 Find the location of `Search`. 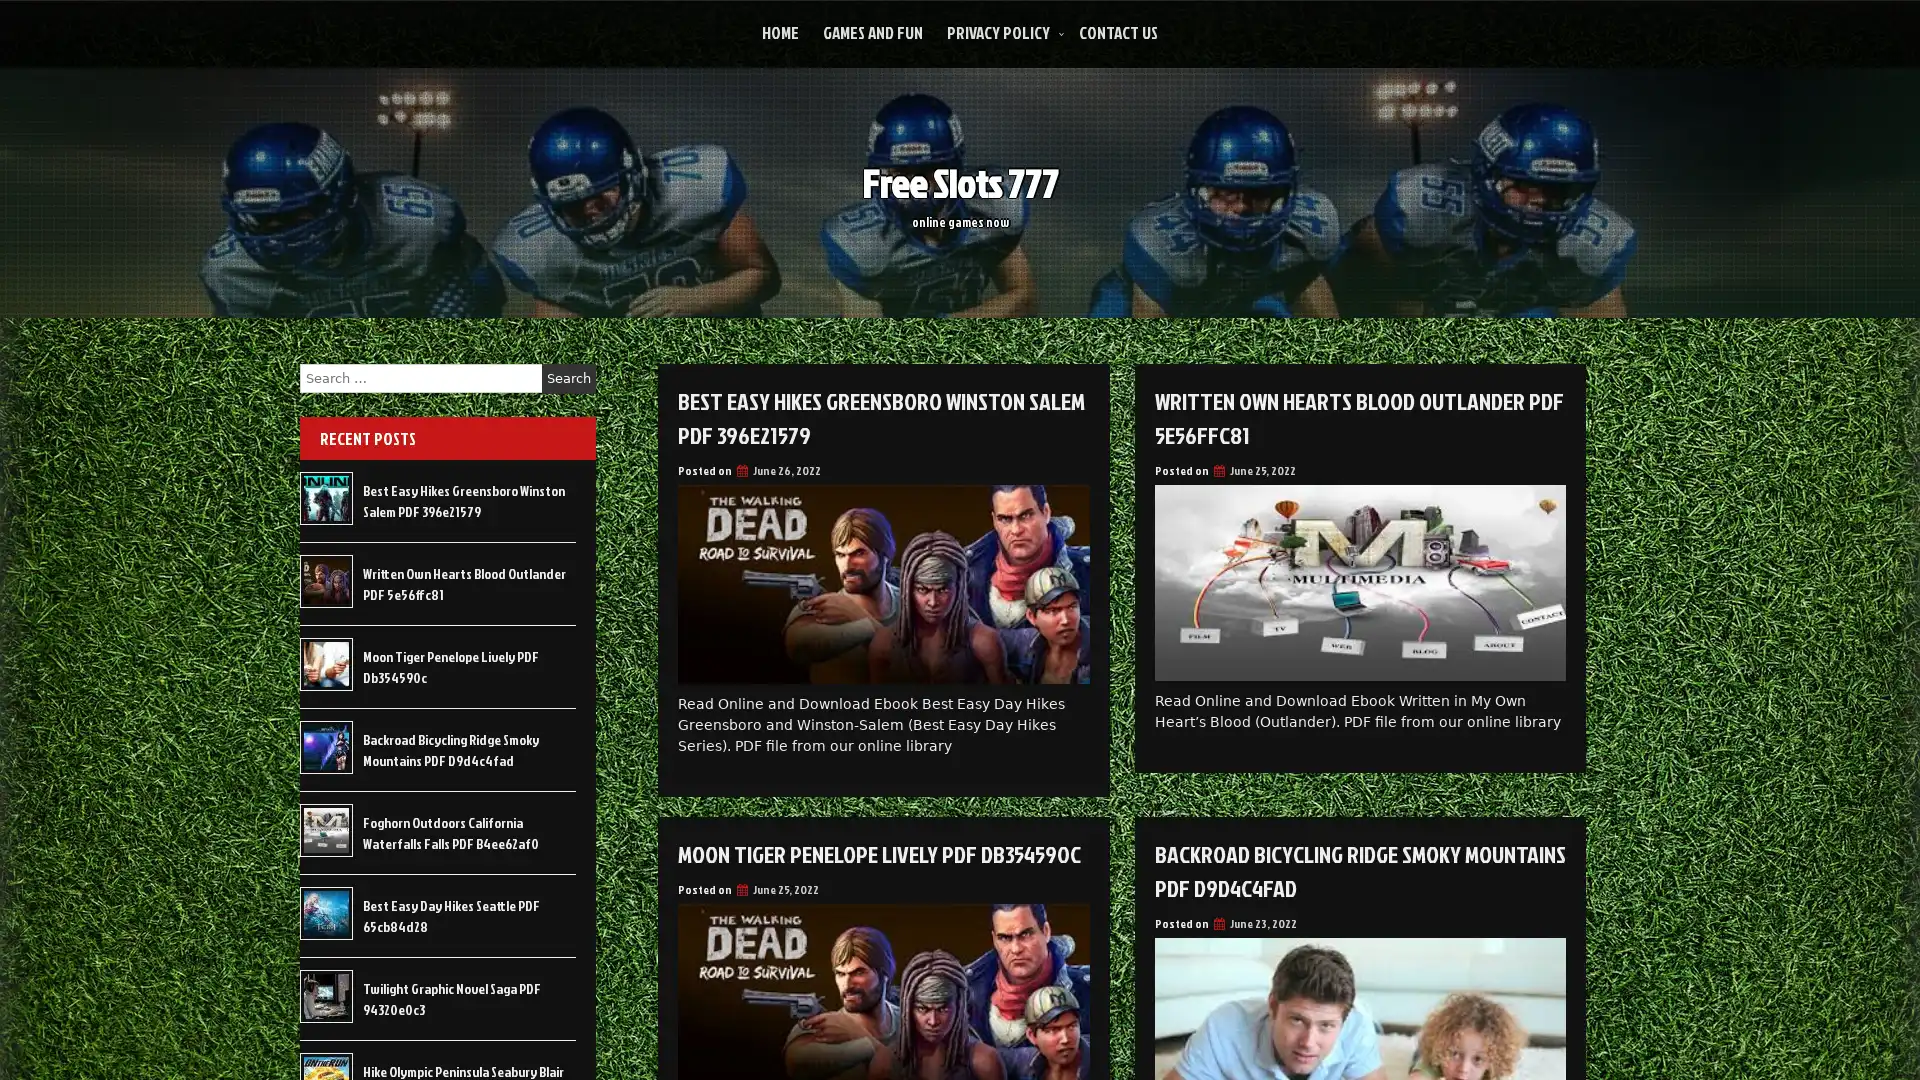

Search is located at coordinates (568, 378).